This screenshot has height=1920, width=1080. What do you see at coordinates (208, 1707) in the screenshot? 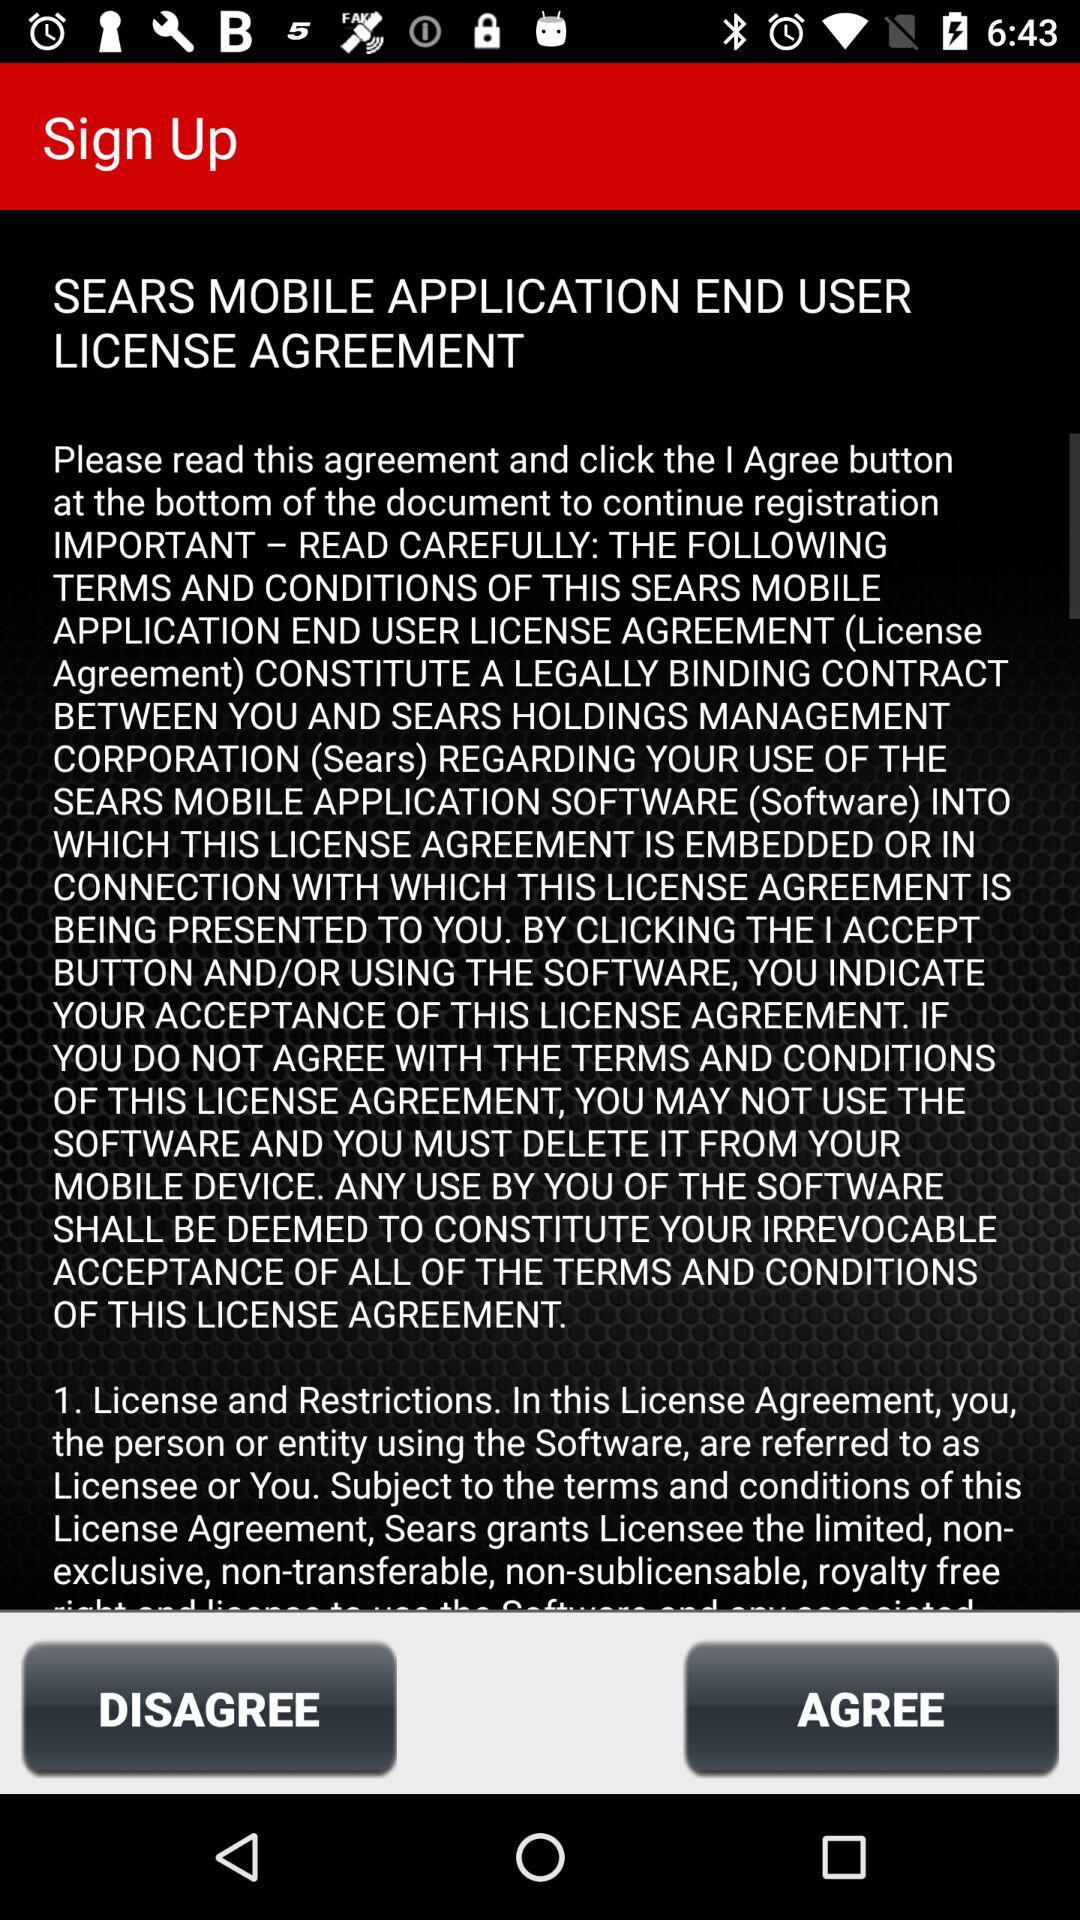
I see `icon at the bottom left corner` at bounding box center [208, 1707].